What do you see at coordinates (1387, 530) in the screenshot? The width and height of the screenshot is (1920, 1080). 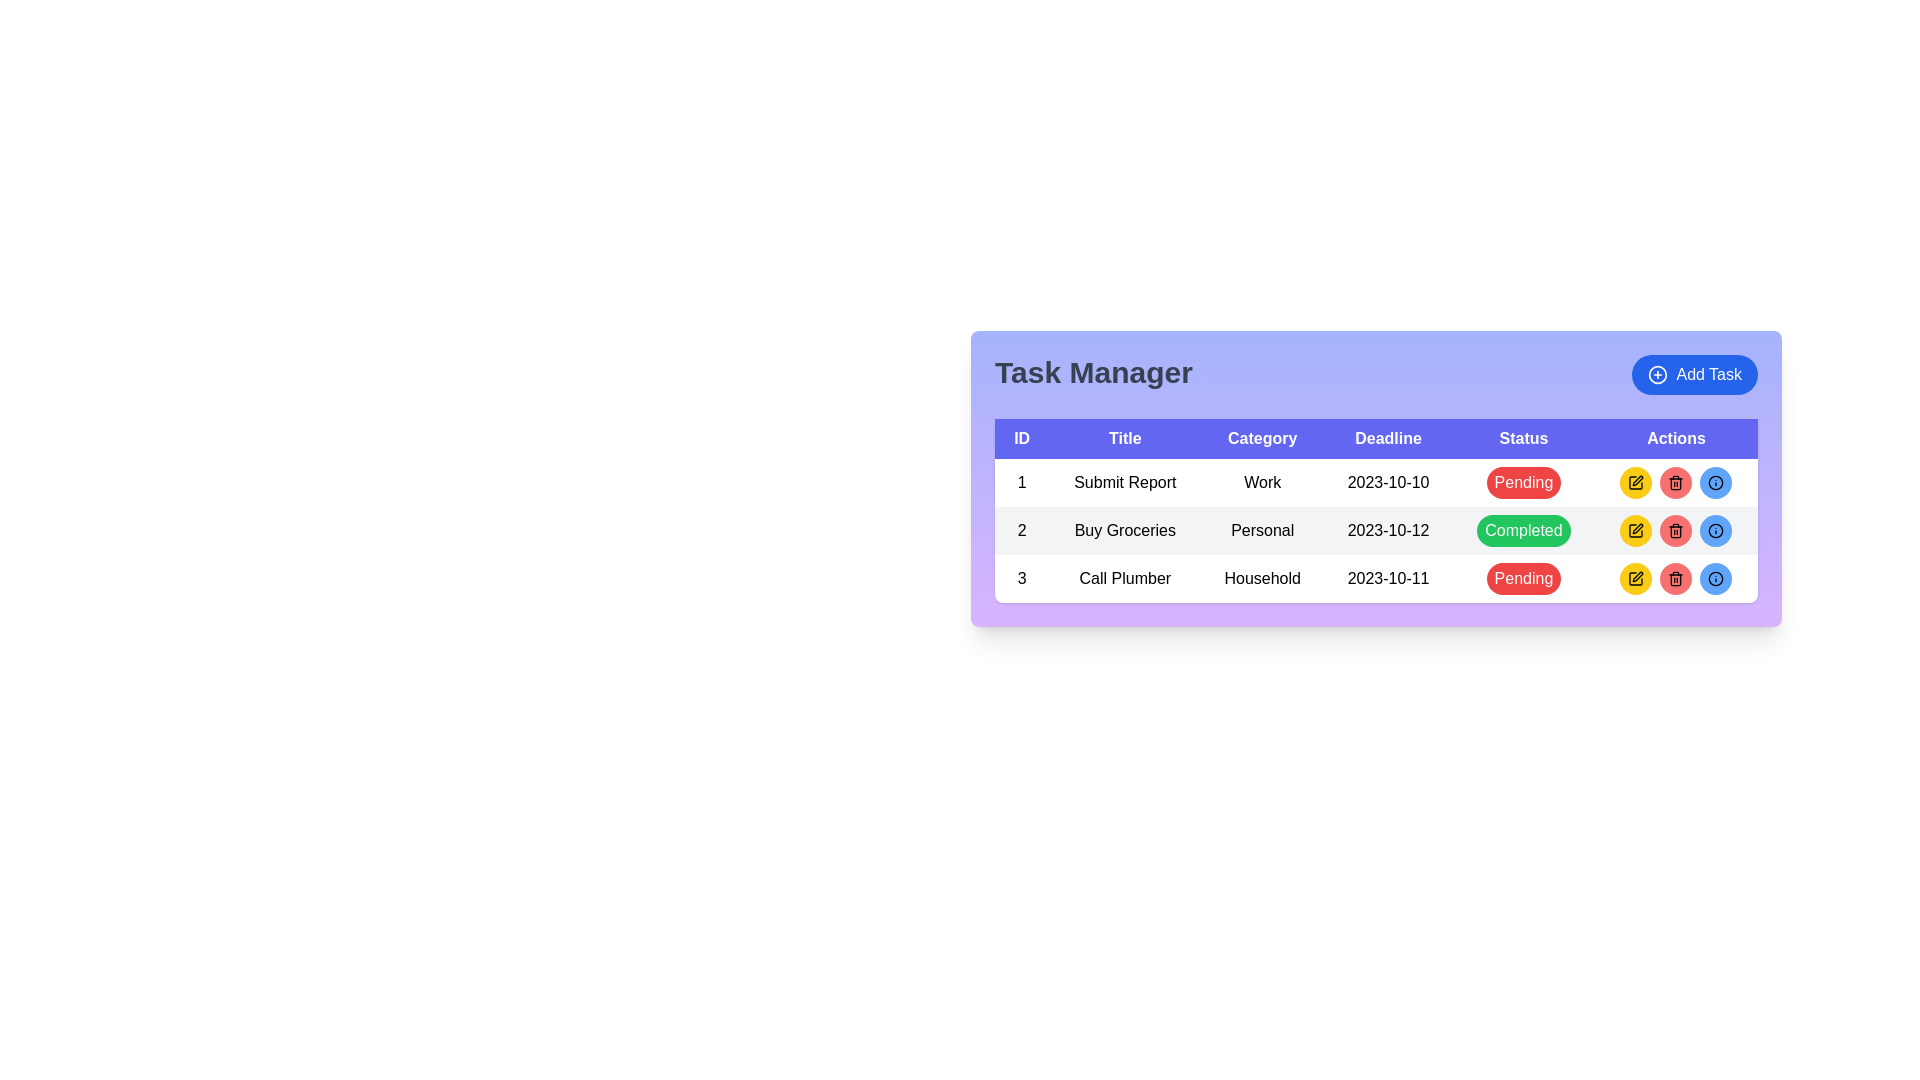 I see `displayed date '2023-10-12' located in the 'Deadline' column of the second row in the table under the 'Task Manager' header` at bounding box center [1387, 530].